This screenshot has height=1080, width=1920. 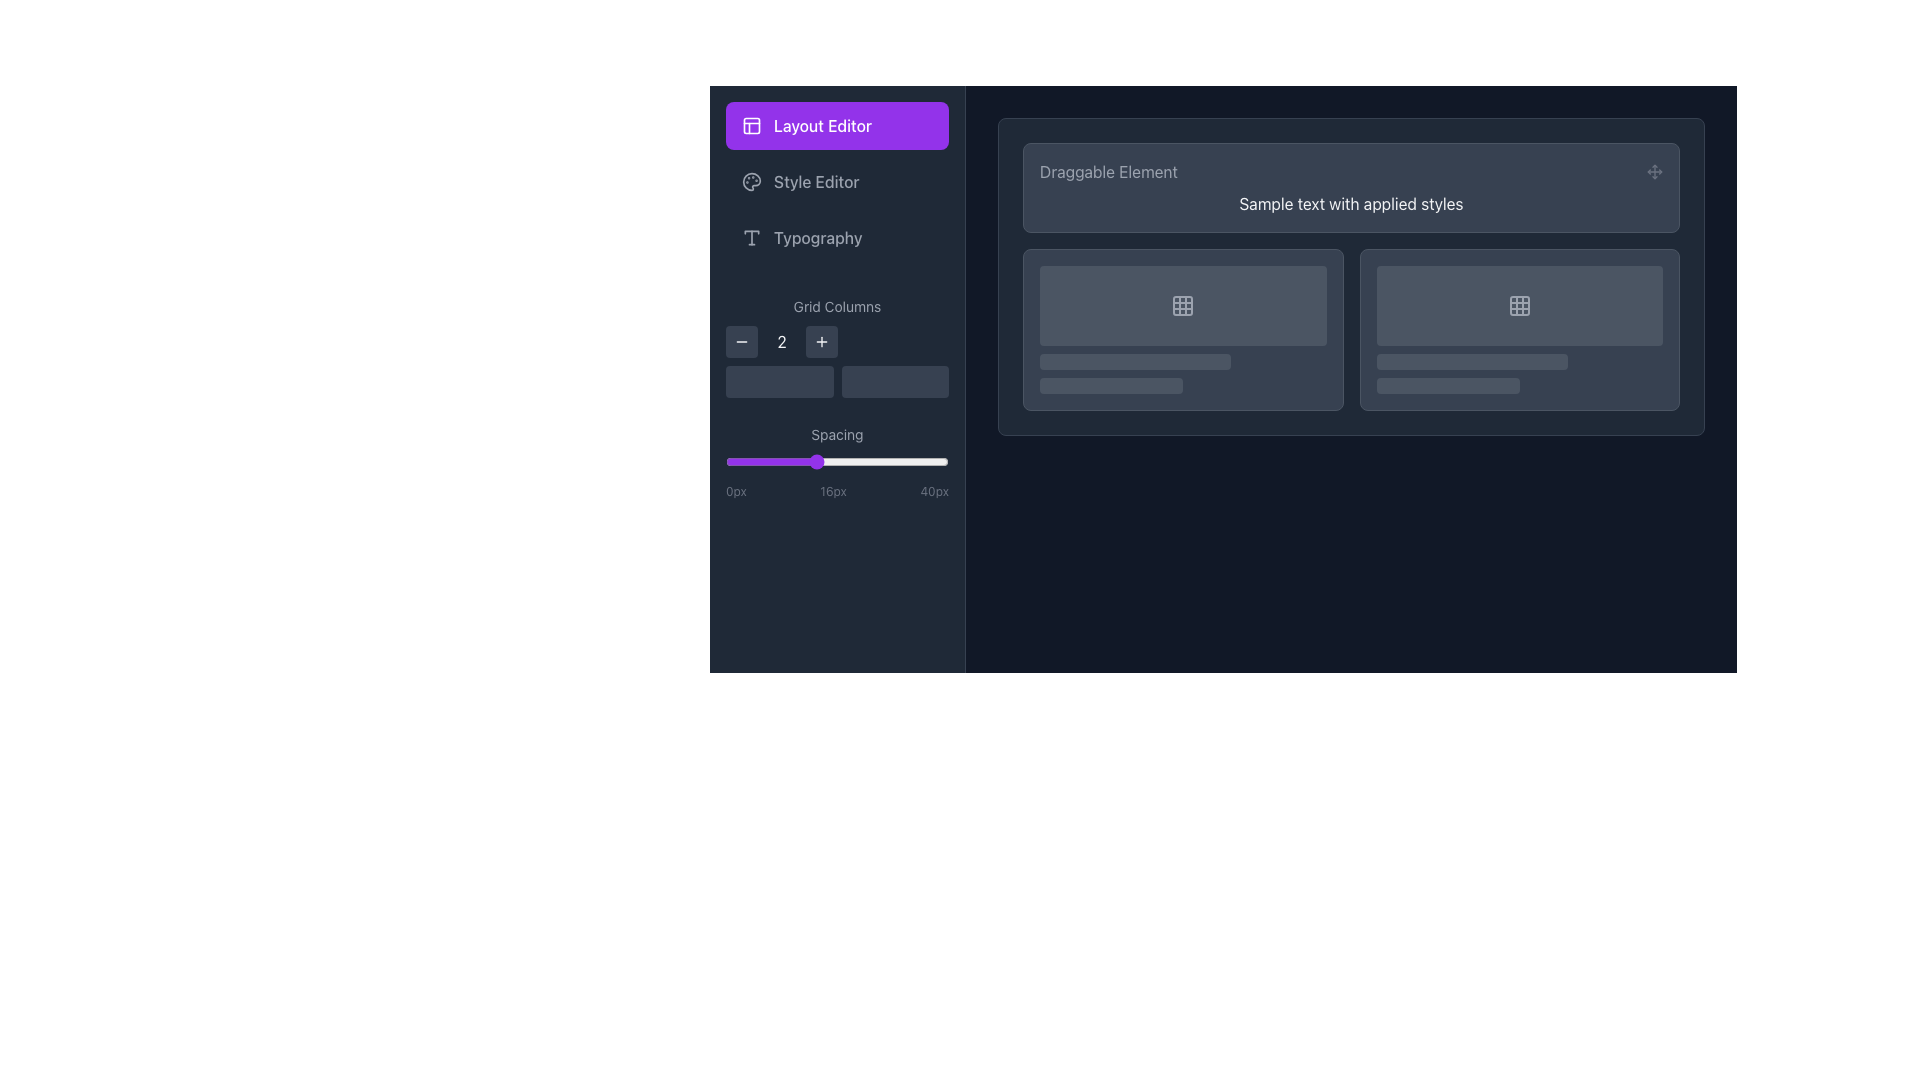 What do you see at coordinates (837, 181) in the screenshot?
I see `the 'Style Editor' button, which is a gray button with a palette icon on the left, located in a vertical sidebar below the 'Layout Editor' button` at bounding box center [837, 181].